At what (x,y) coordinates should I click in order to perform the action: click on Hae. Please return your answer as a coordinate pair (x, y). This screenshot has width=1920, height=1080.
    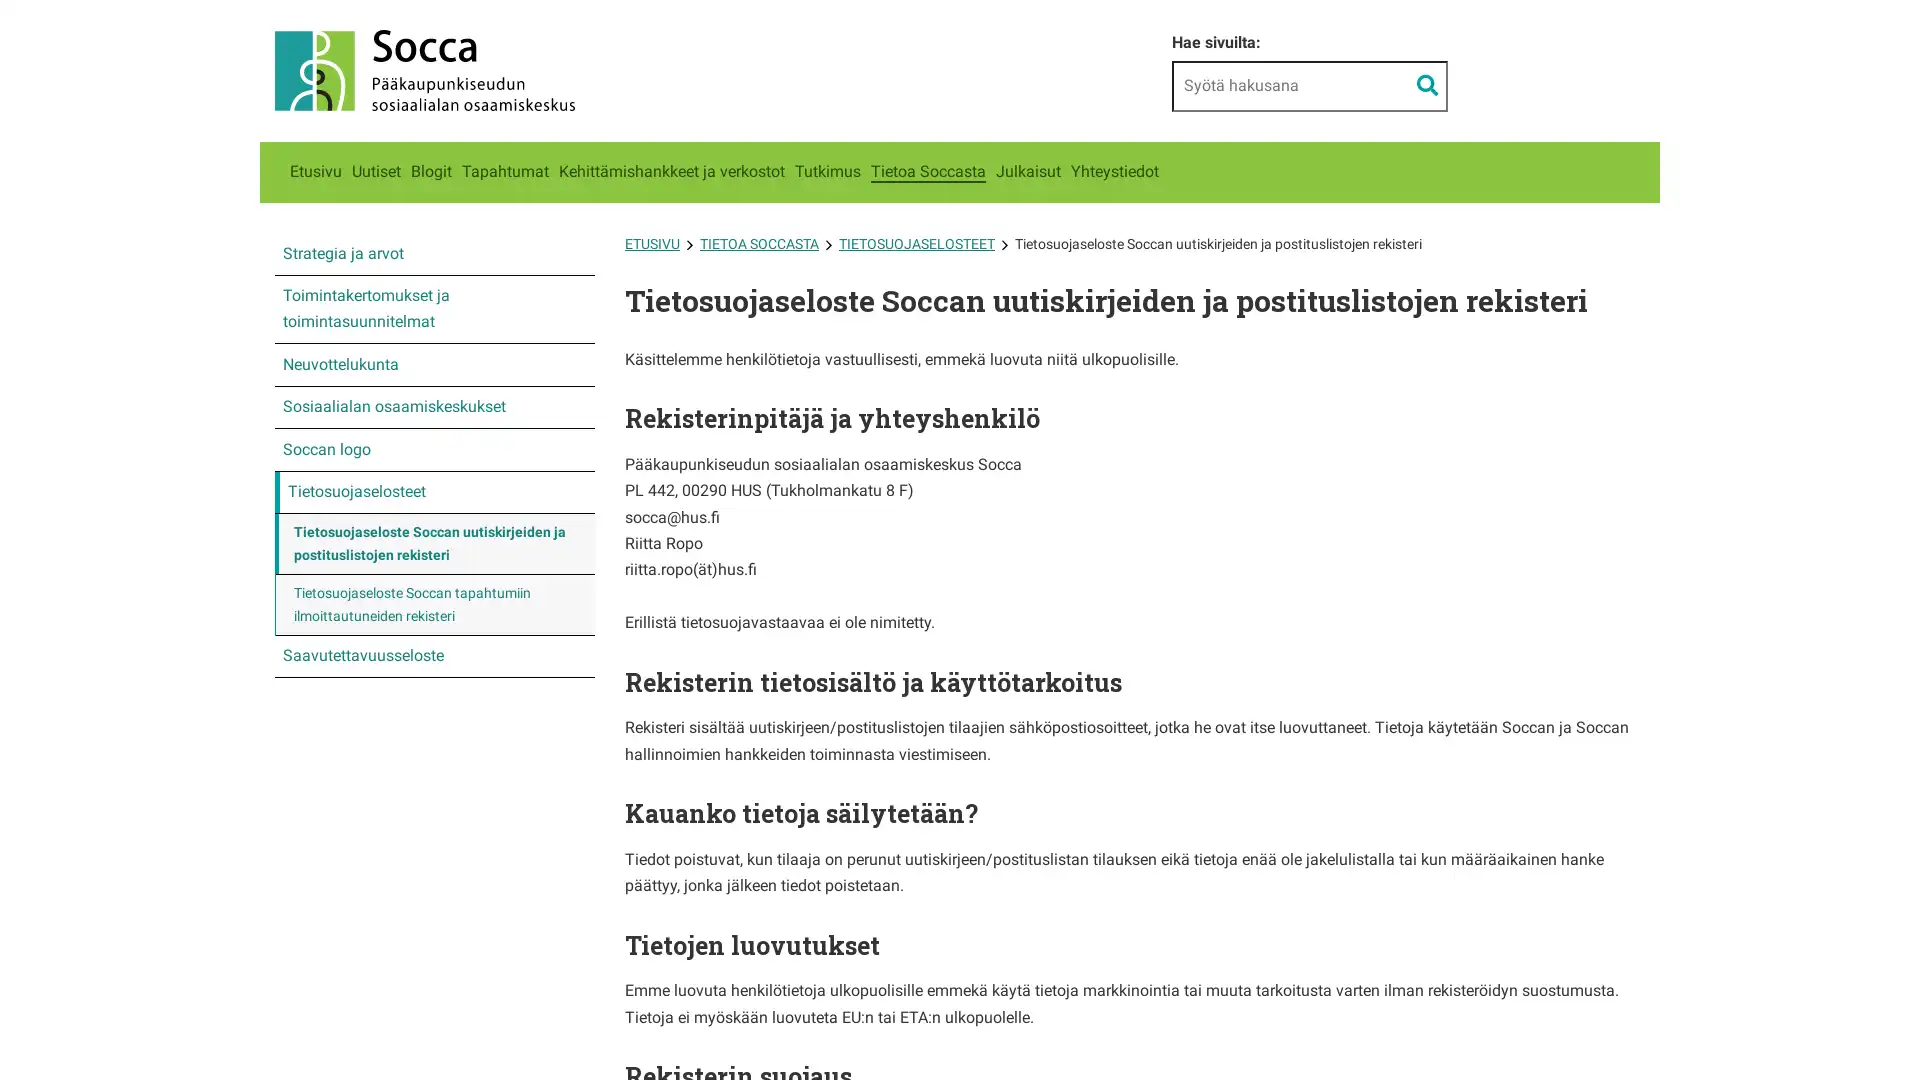
    Looking at the image, I should click on (1426, 84).